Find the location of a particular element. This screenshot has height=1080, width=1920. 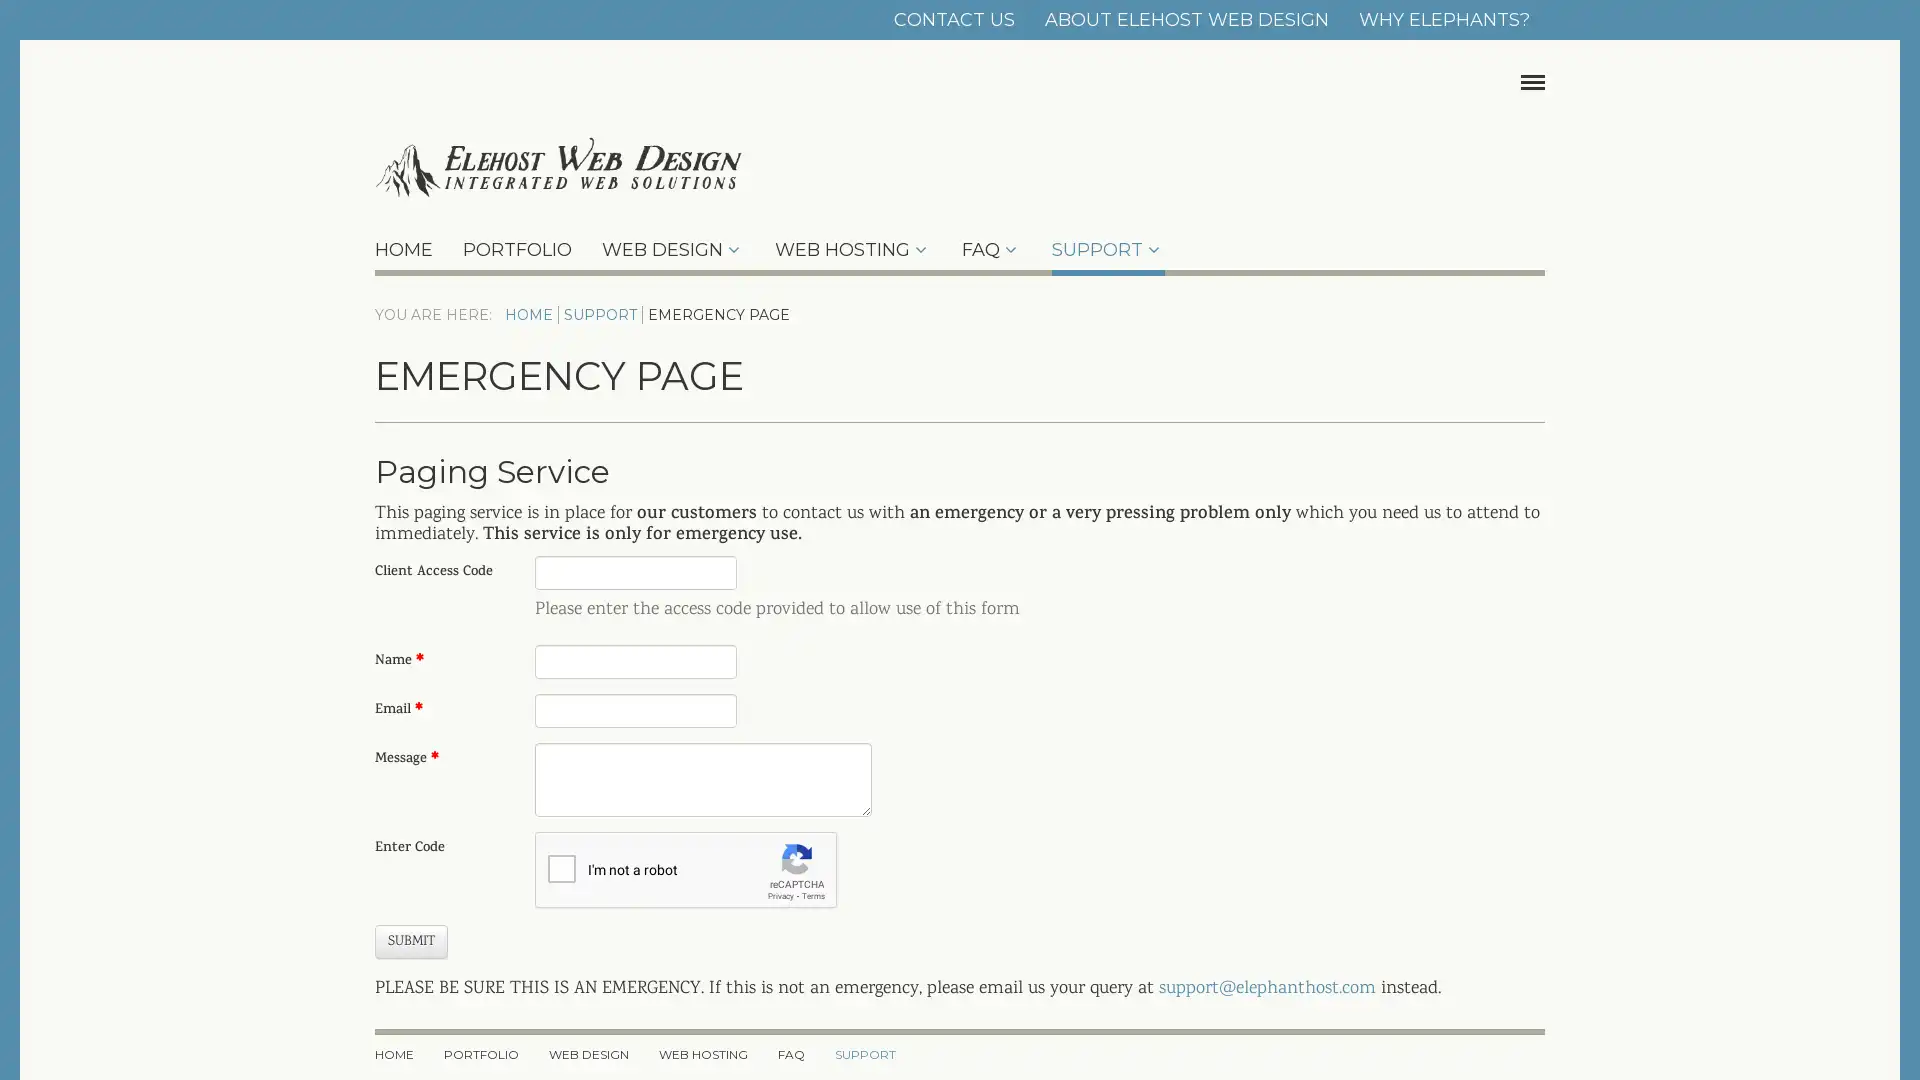

Submit is located at coordinates (410, 941).